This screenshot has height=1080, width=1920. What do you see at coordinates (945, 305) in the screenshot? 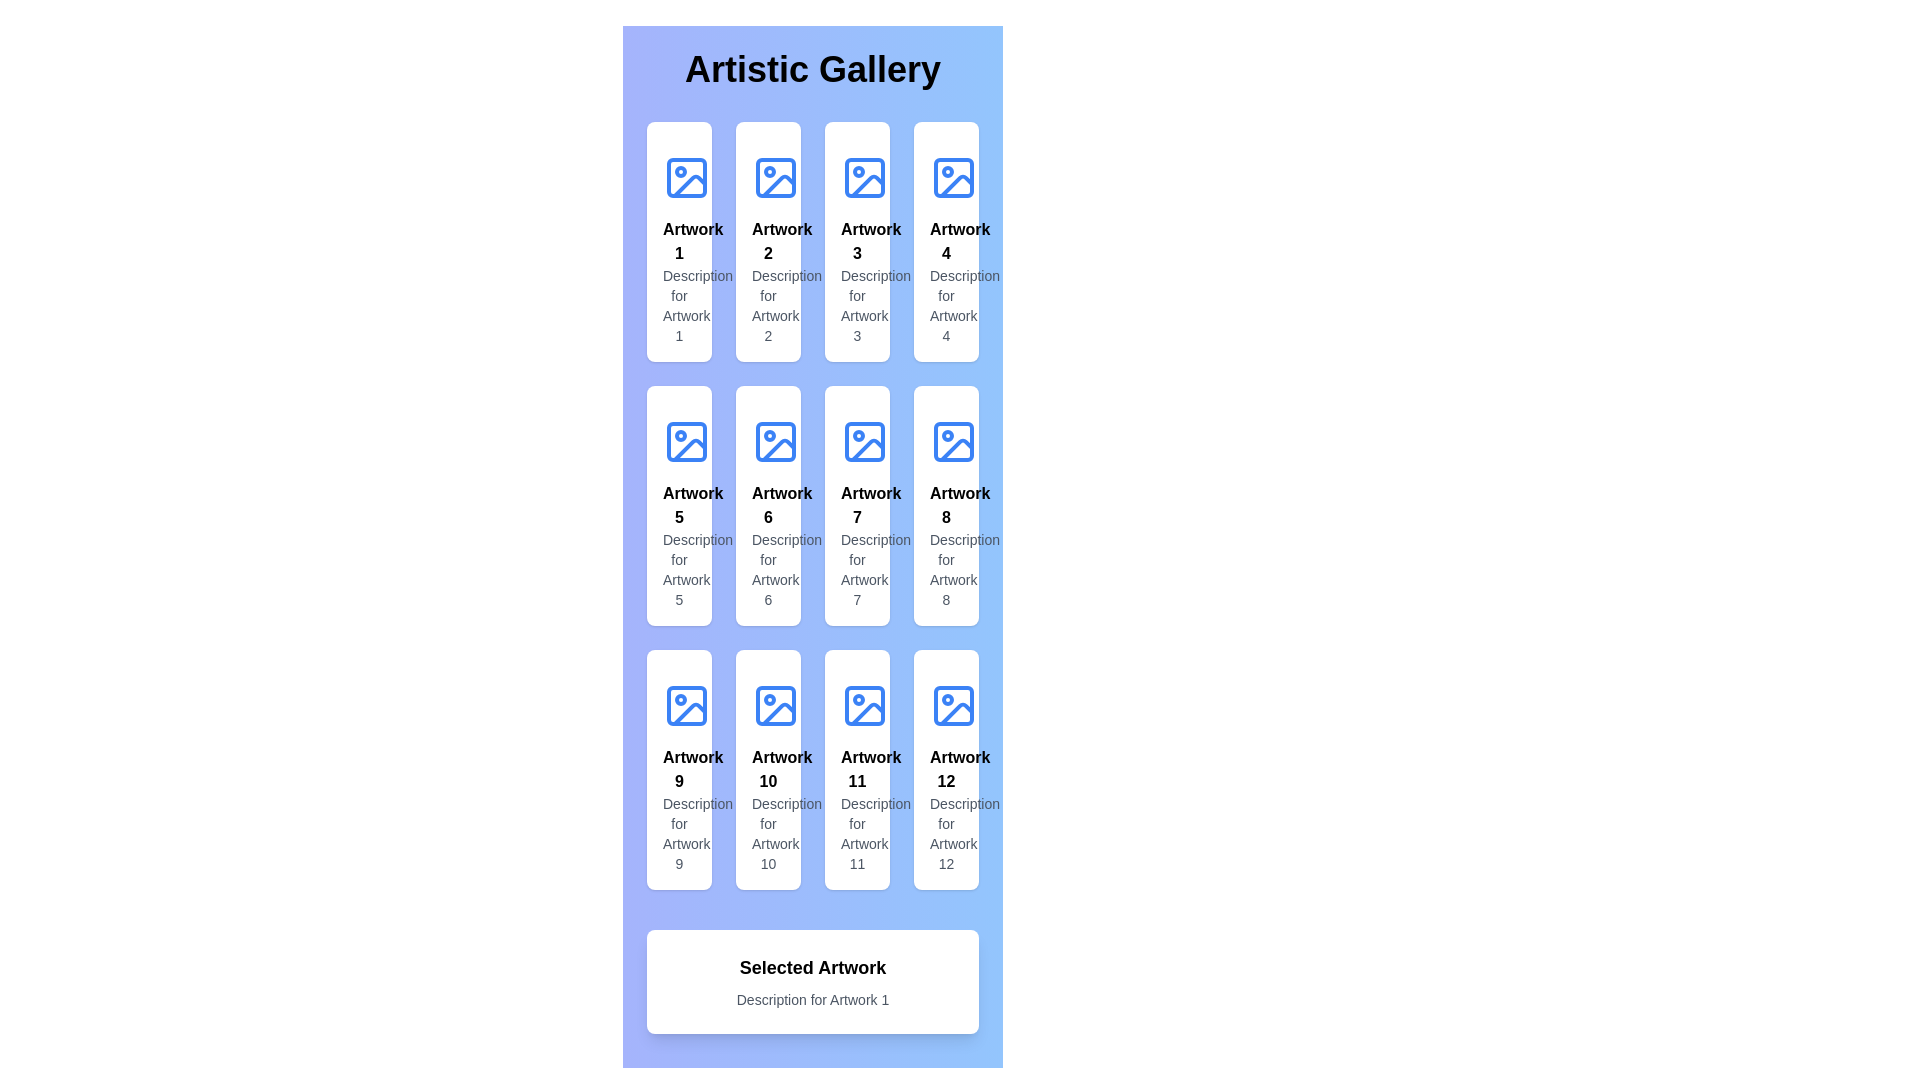
I see `the text block displaying 'Description for Artwork 4' located in the top-right corner of the visible grid of artworks` at bounding box center [945, 305].